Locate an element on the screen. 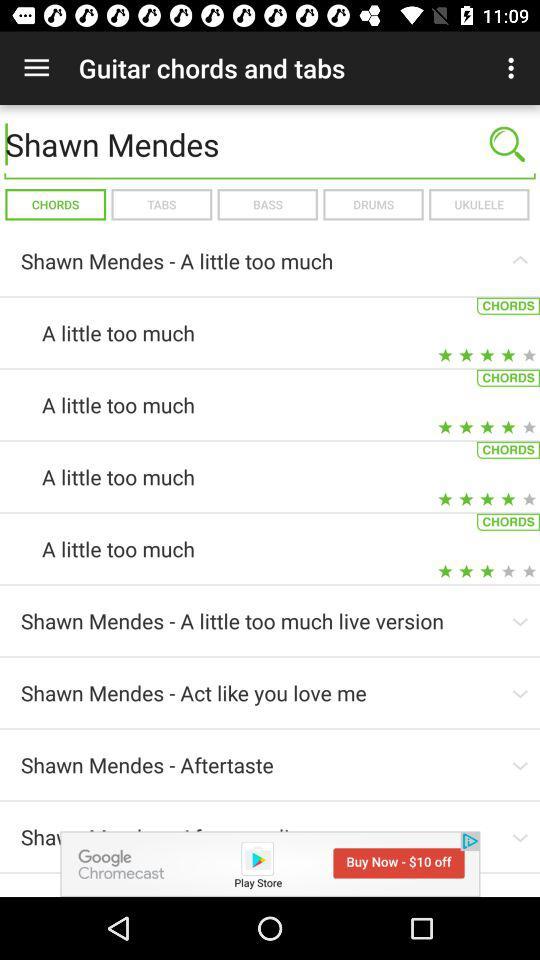 The height and width of the screenshot is (960, 540). item next to the guitar chords and icon is located at coordinates (36, 68).